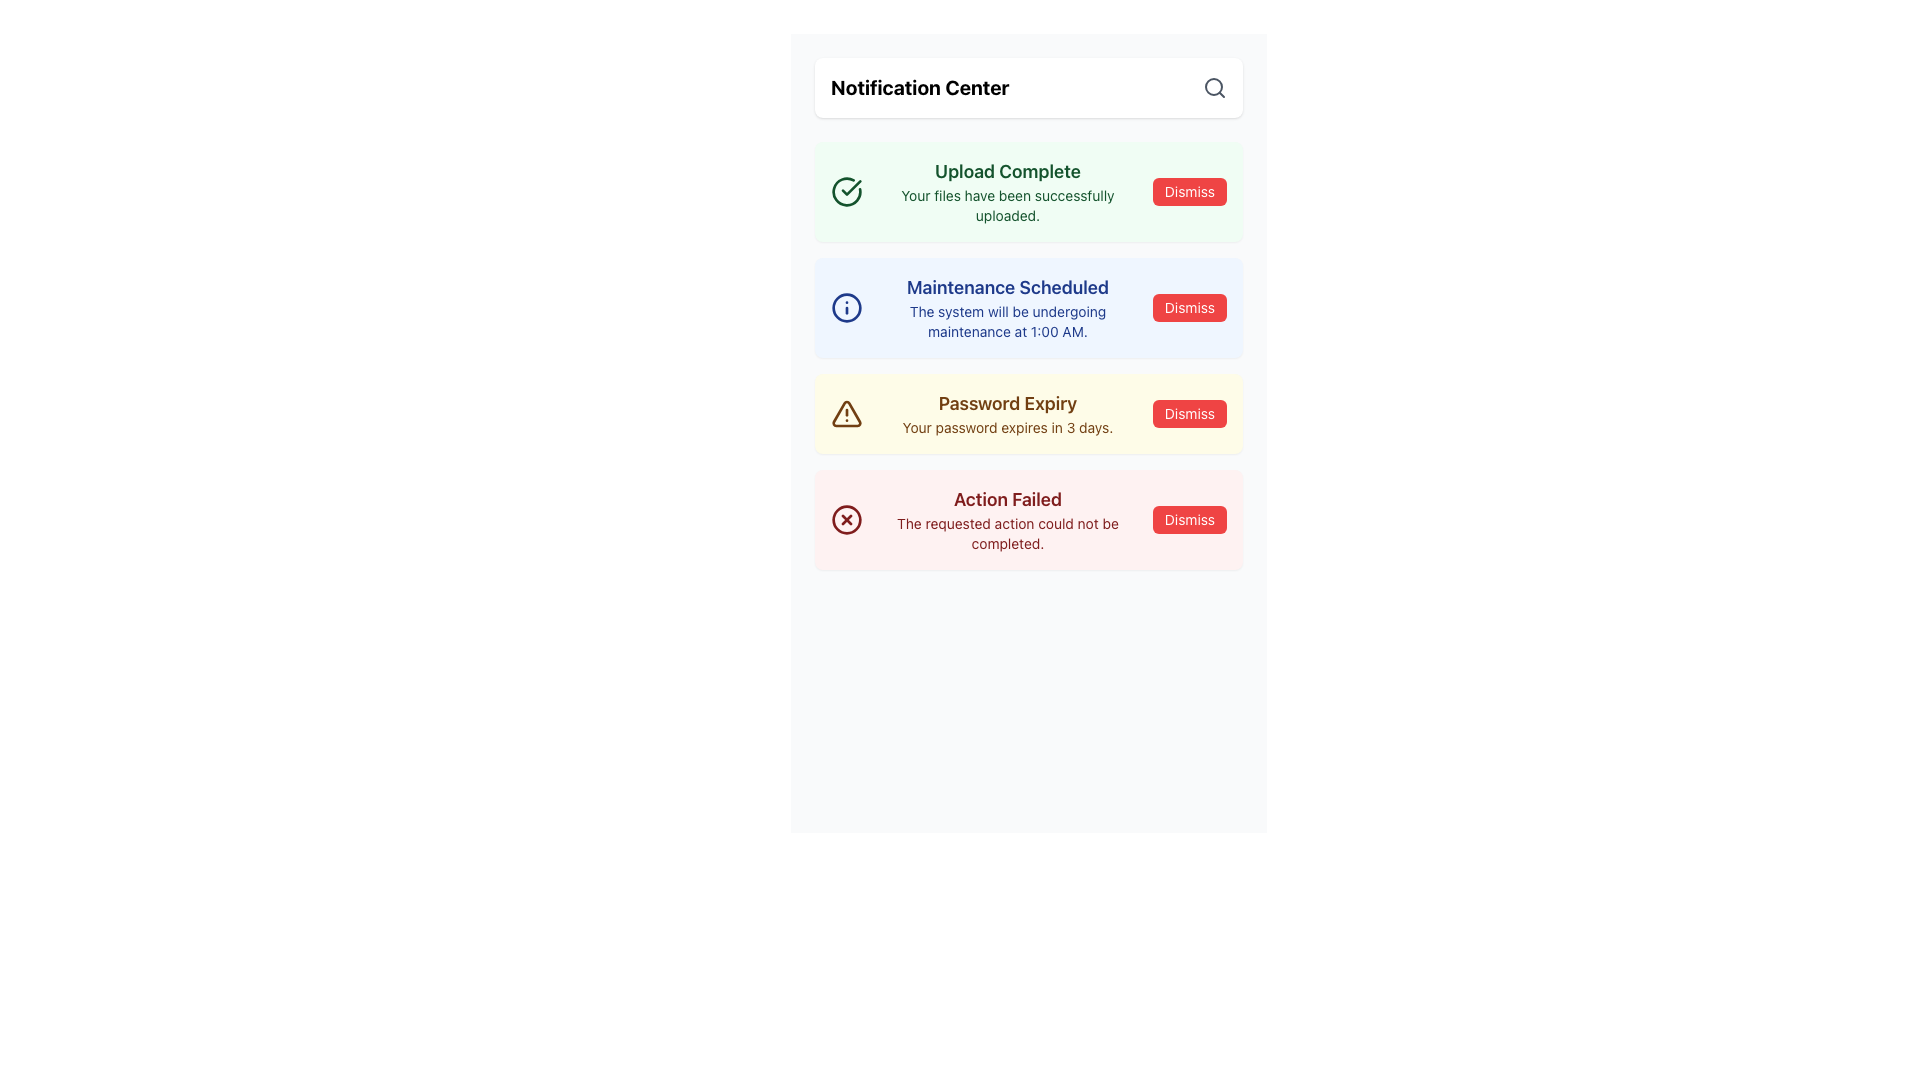 The width and height of the screenshot is (1920, 1080). Describe the element at coordinates (846, 412) in the screenshot. I see `the warning icon in the 'Password Expiry' notification card` at that location.